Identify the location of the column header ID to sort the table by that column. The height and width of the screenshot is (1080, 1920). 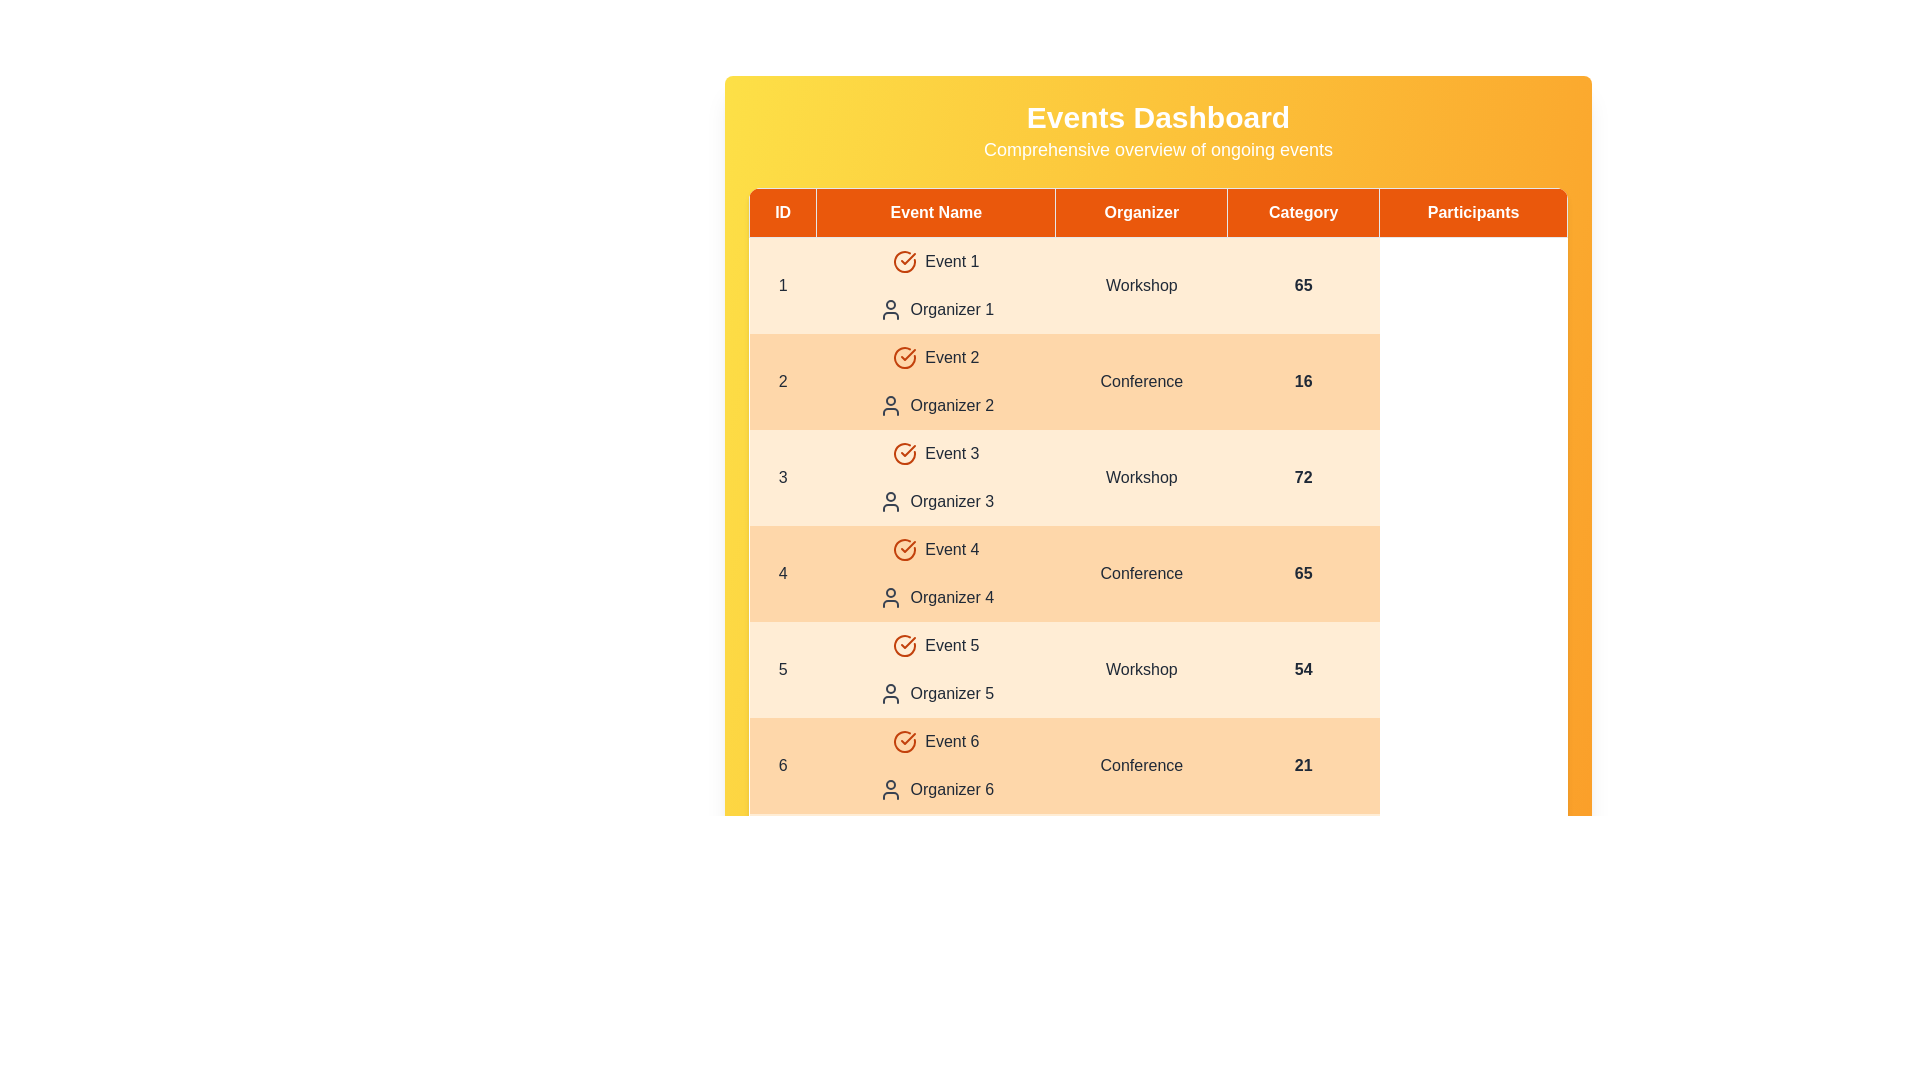
(781, 212).